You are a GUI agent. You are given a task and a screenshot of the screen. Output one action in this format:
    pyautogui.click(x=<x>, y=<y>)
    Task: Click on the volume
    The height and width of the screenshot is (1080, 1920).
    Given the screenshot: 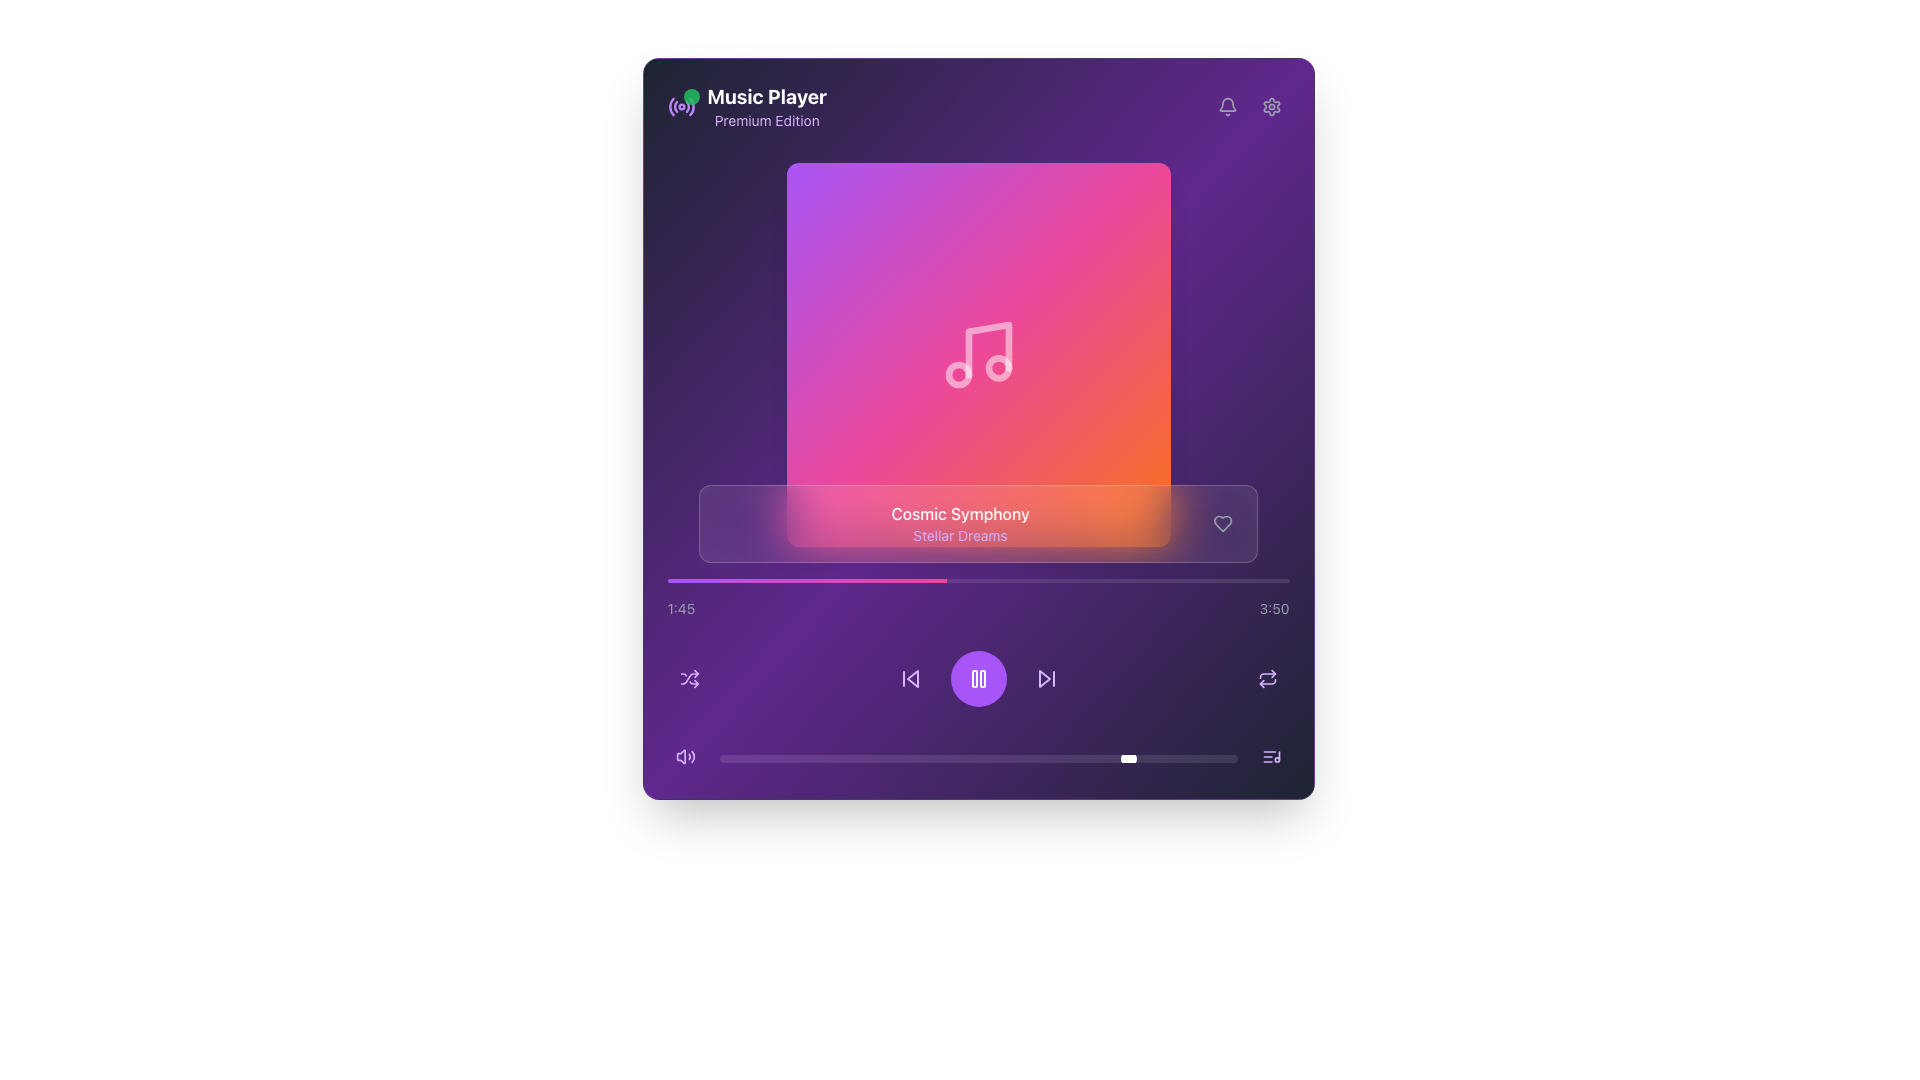 What is the action you would take?
    pyautogui.click(x=1117, y=759)
    